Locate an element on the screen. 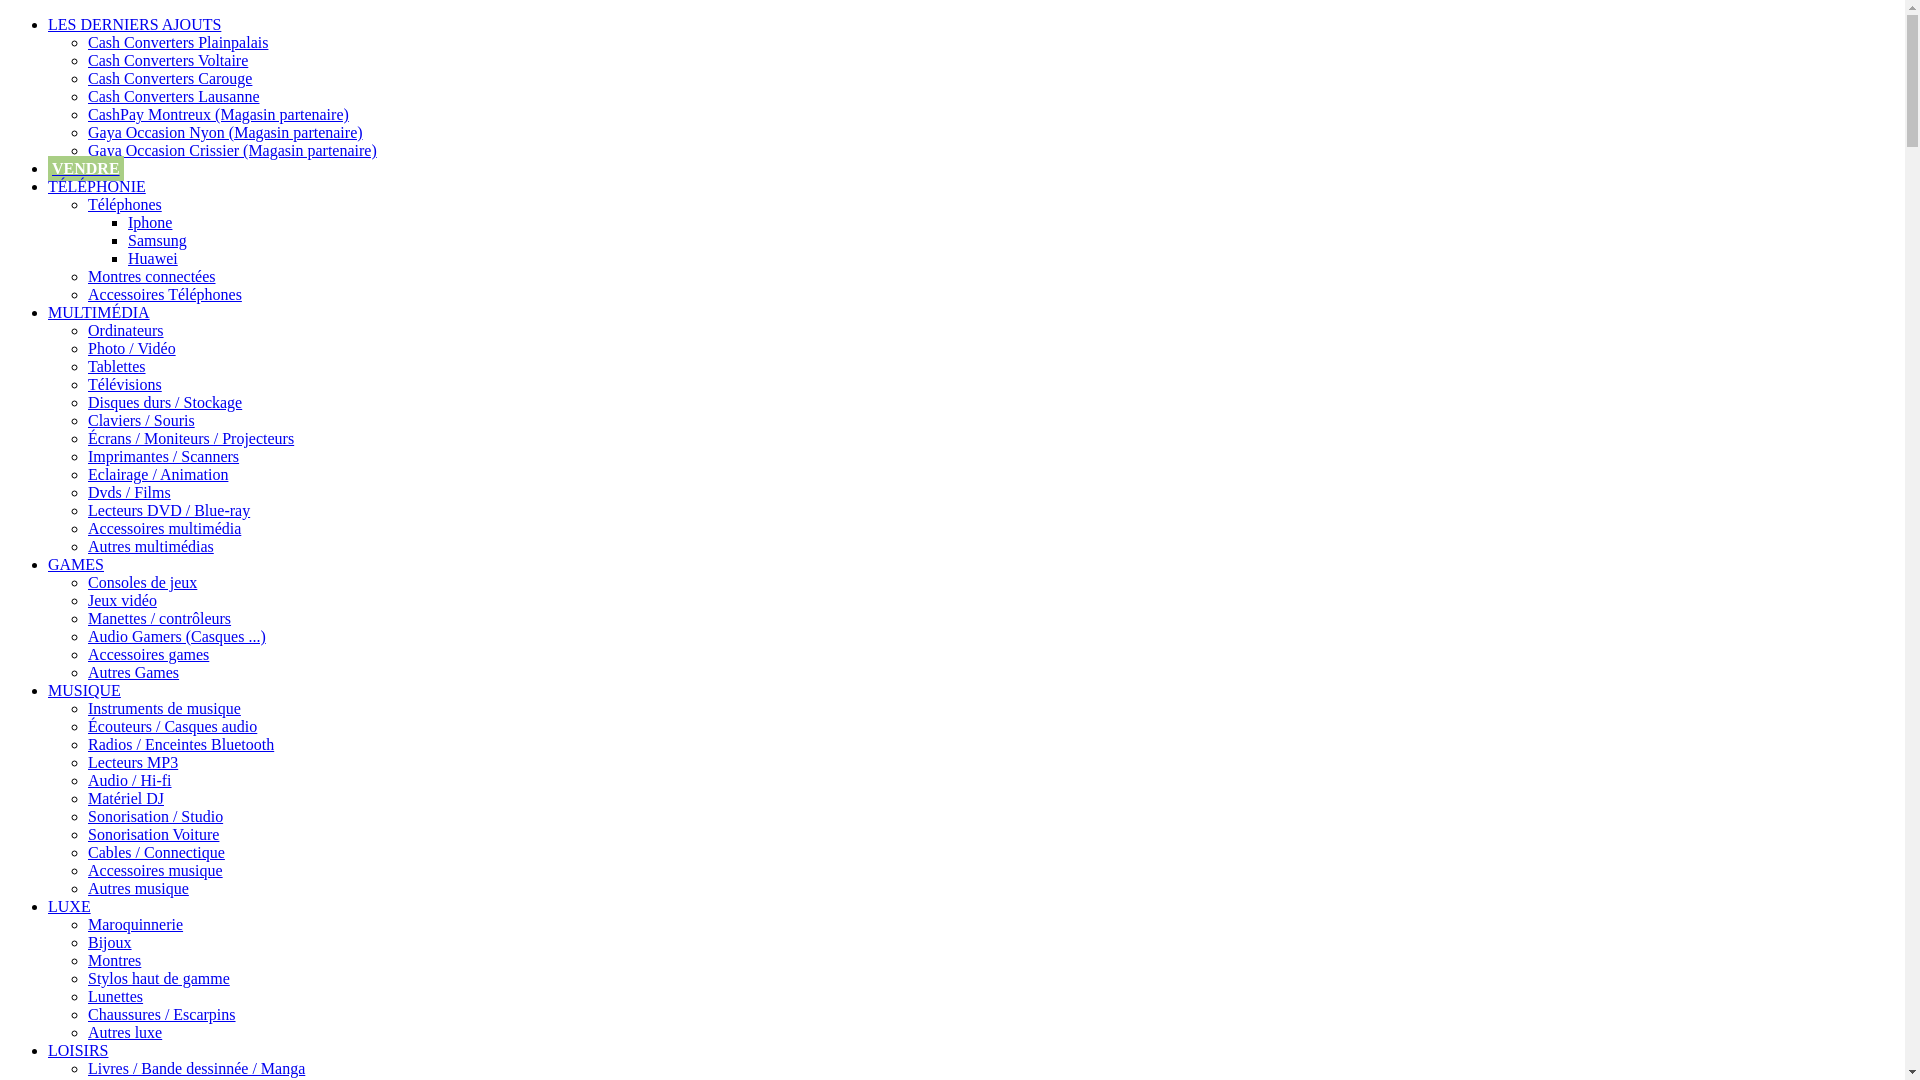 This screenshot has height=1080, width=1920. 'MUSIQUE' is located at coordinates (83, 689).